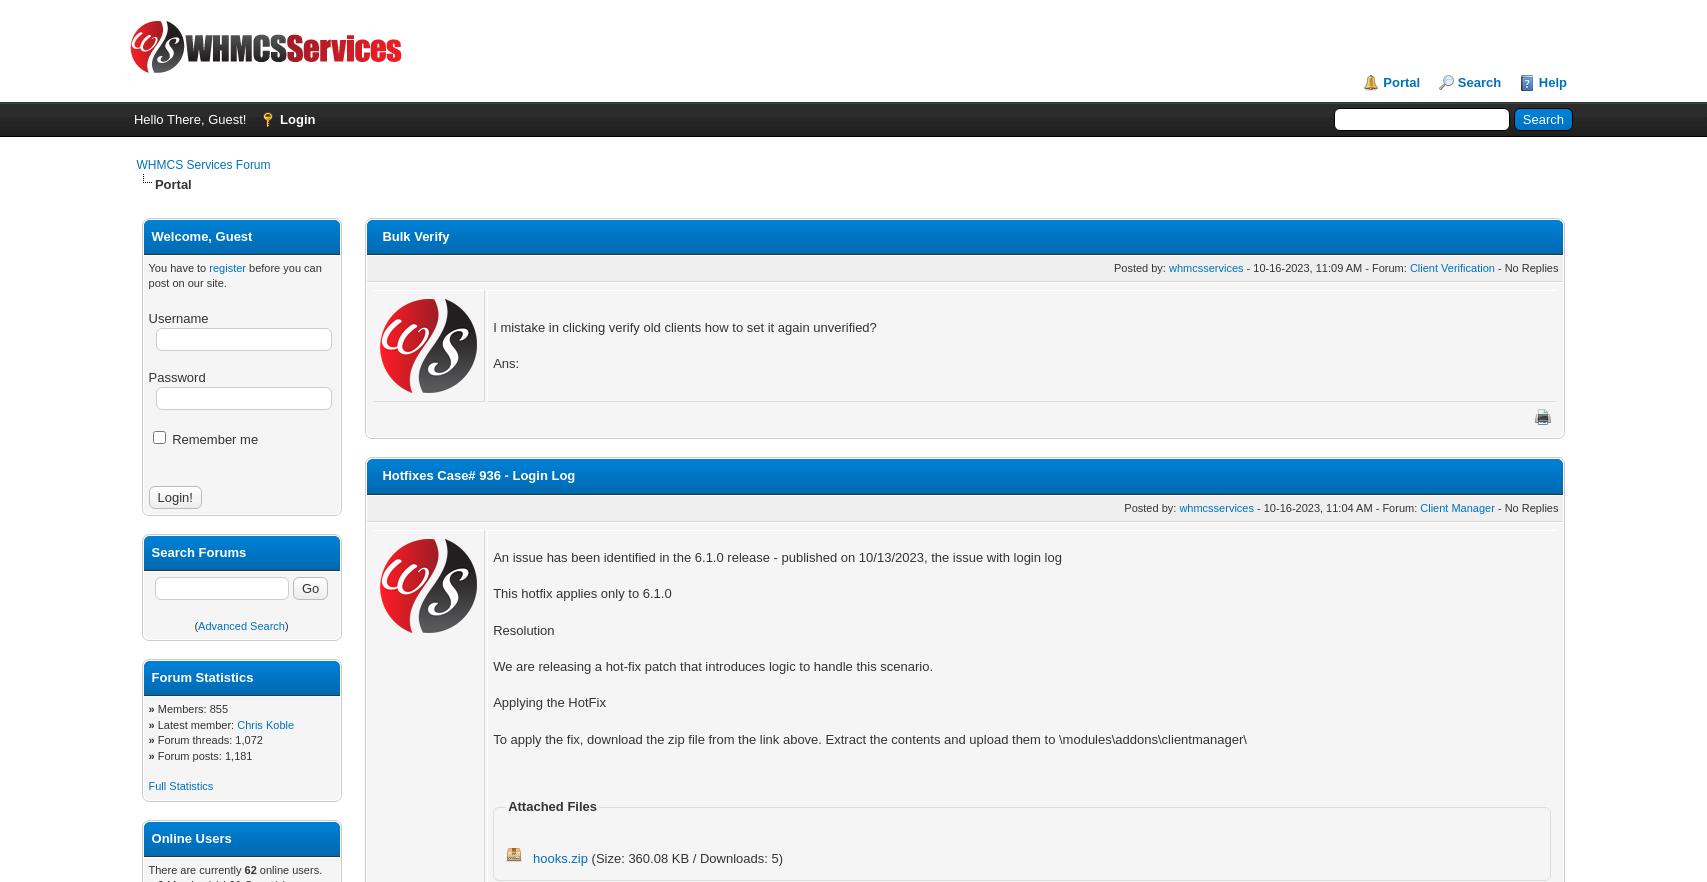 This screenshot has height=882, width=1707. What do you see at coordinates (178, 317) in the screenshot?
I see `'Username'` at bounding box center [178, 317].